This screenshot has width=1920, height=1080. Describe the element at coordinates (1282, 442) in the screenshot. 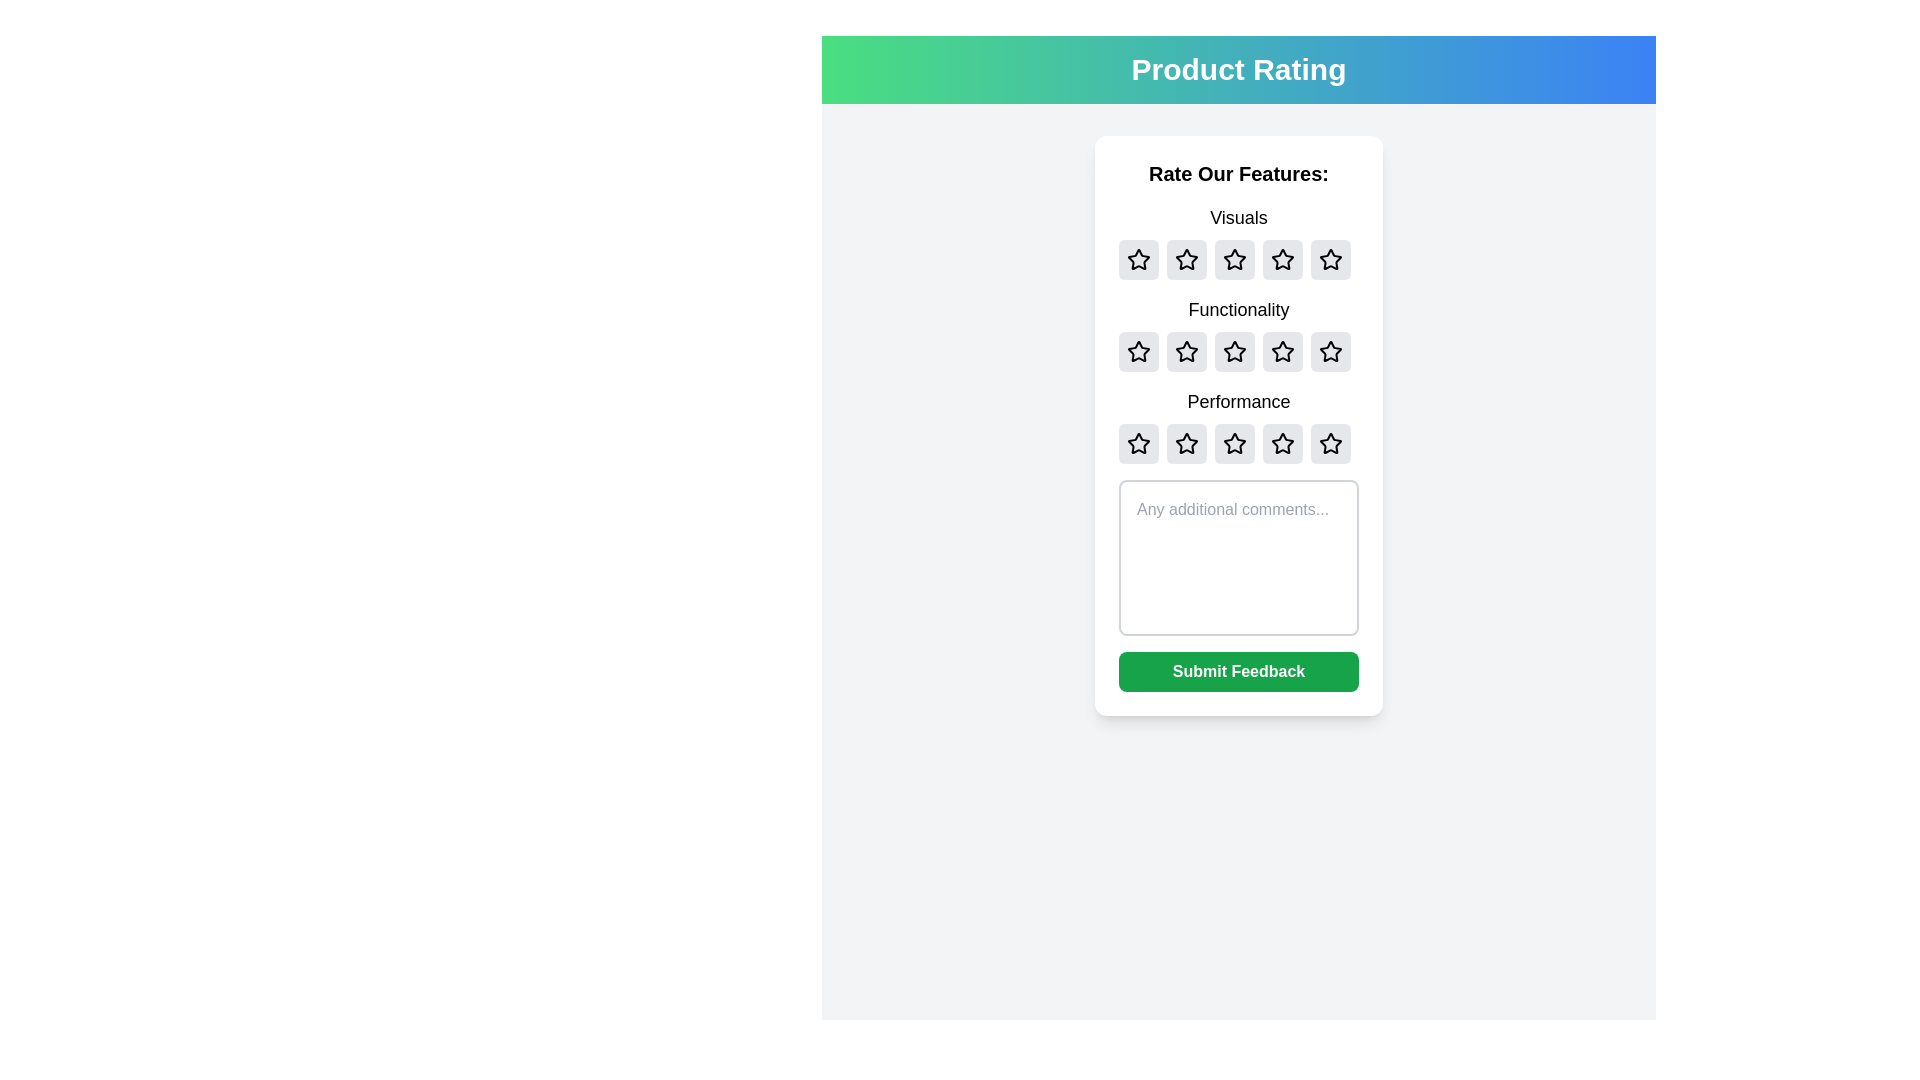

I see `the fourth star in the 'Performance' rating section` at that location.